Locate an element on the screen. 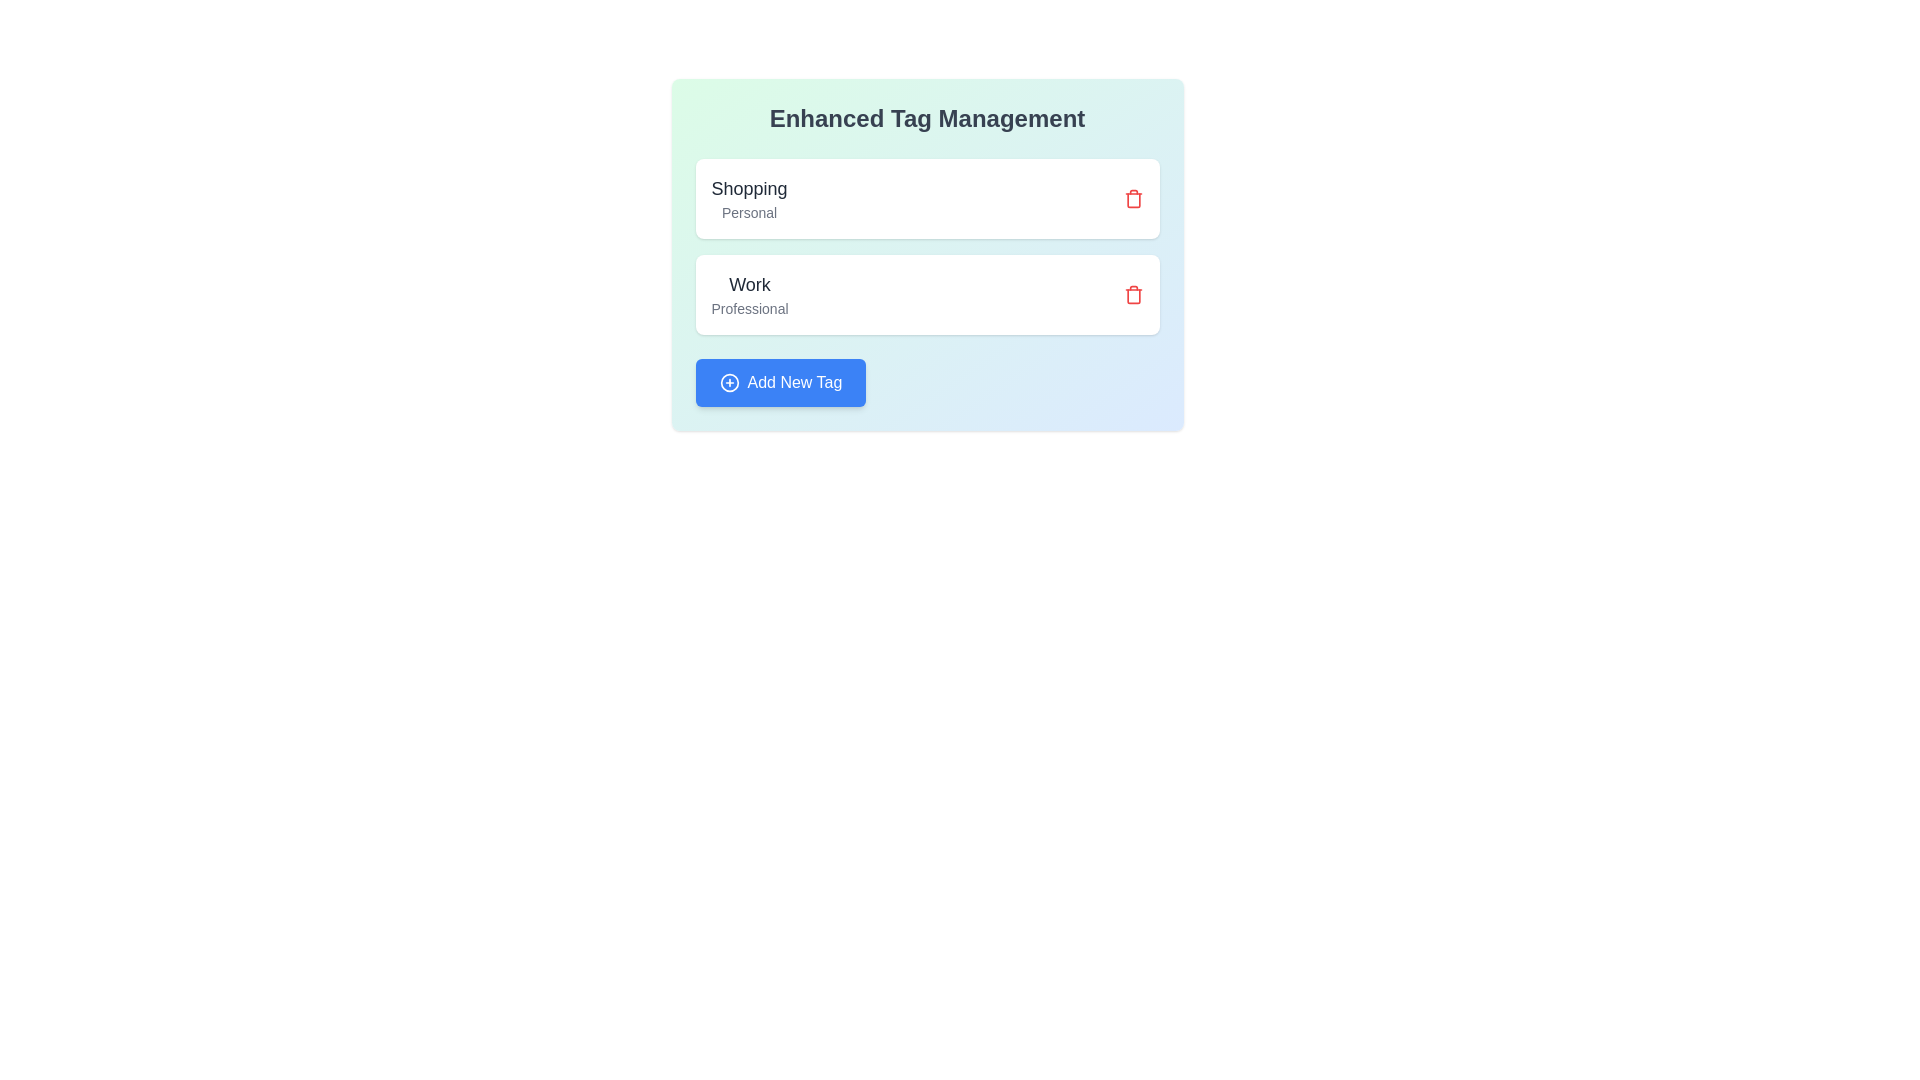 The width and height of the screenshot is (1920, 1080). the rounded rectangle outline representing part of the trash bin icon associated with the 'Work' tag in the interface is located at coordinates (1133, 296).